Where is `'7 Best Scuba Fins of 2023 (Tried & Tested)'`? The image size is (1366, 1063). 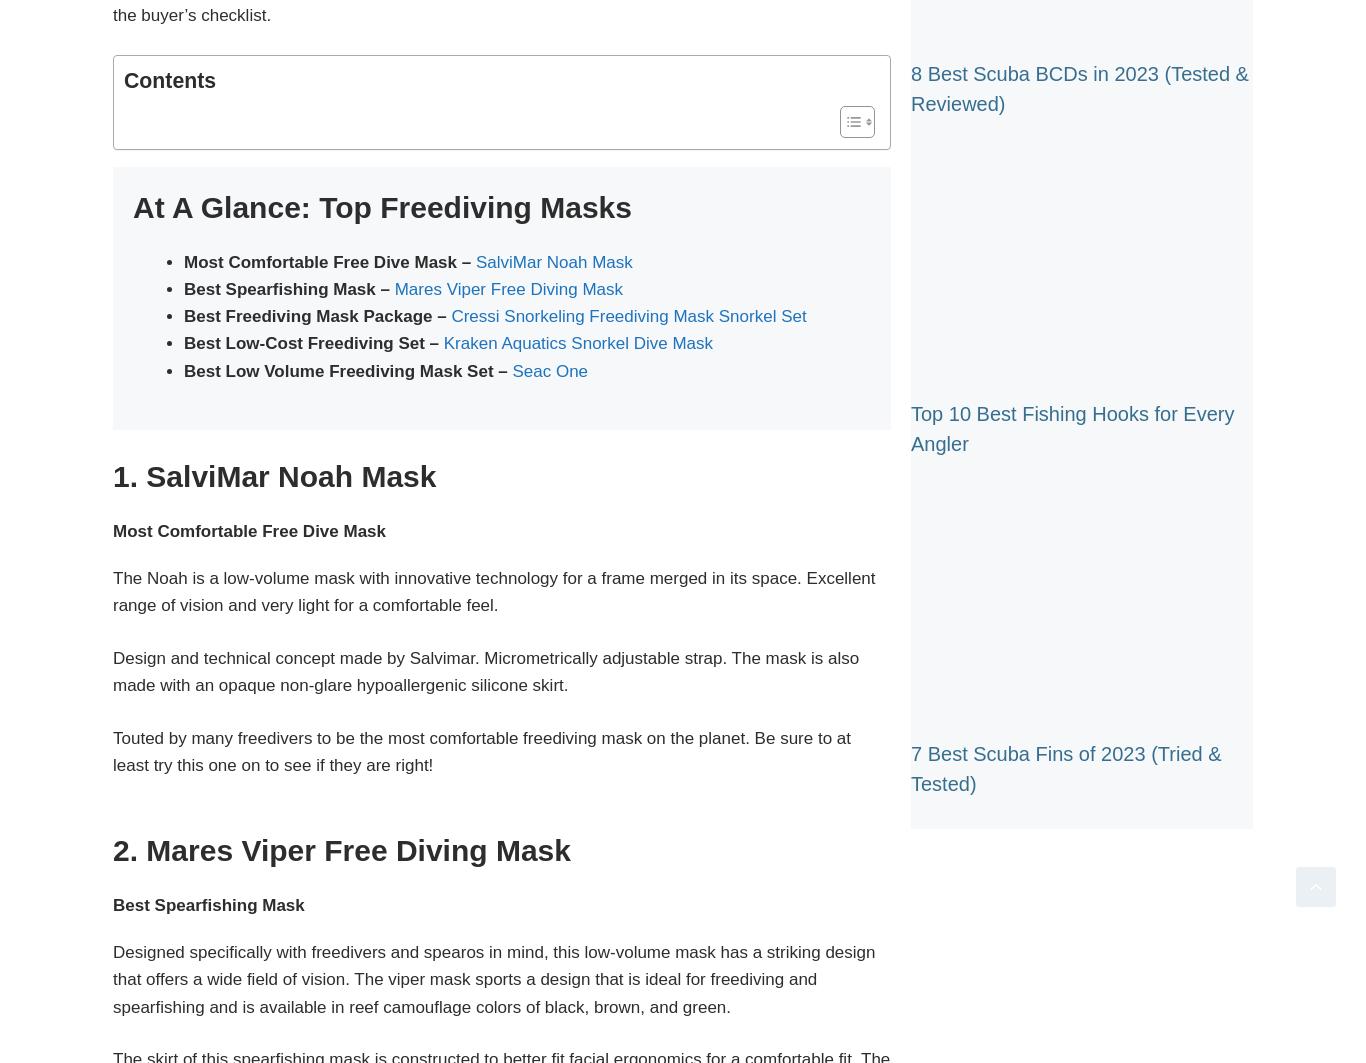
'7 Best Scuba Fins of 2023 (Tried & Tested)' is located at coordinates (1065, 767).